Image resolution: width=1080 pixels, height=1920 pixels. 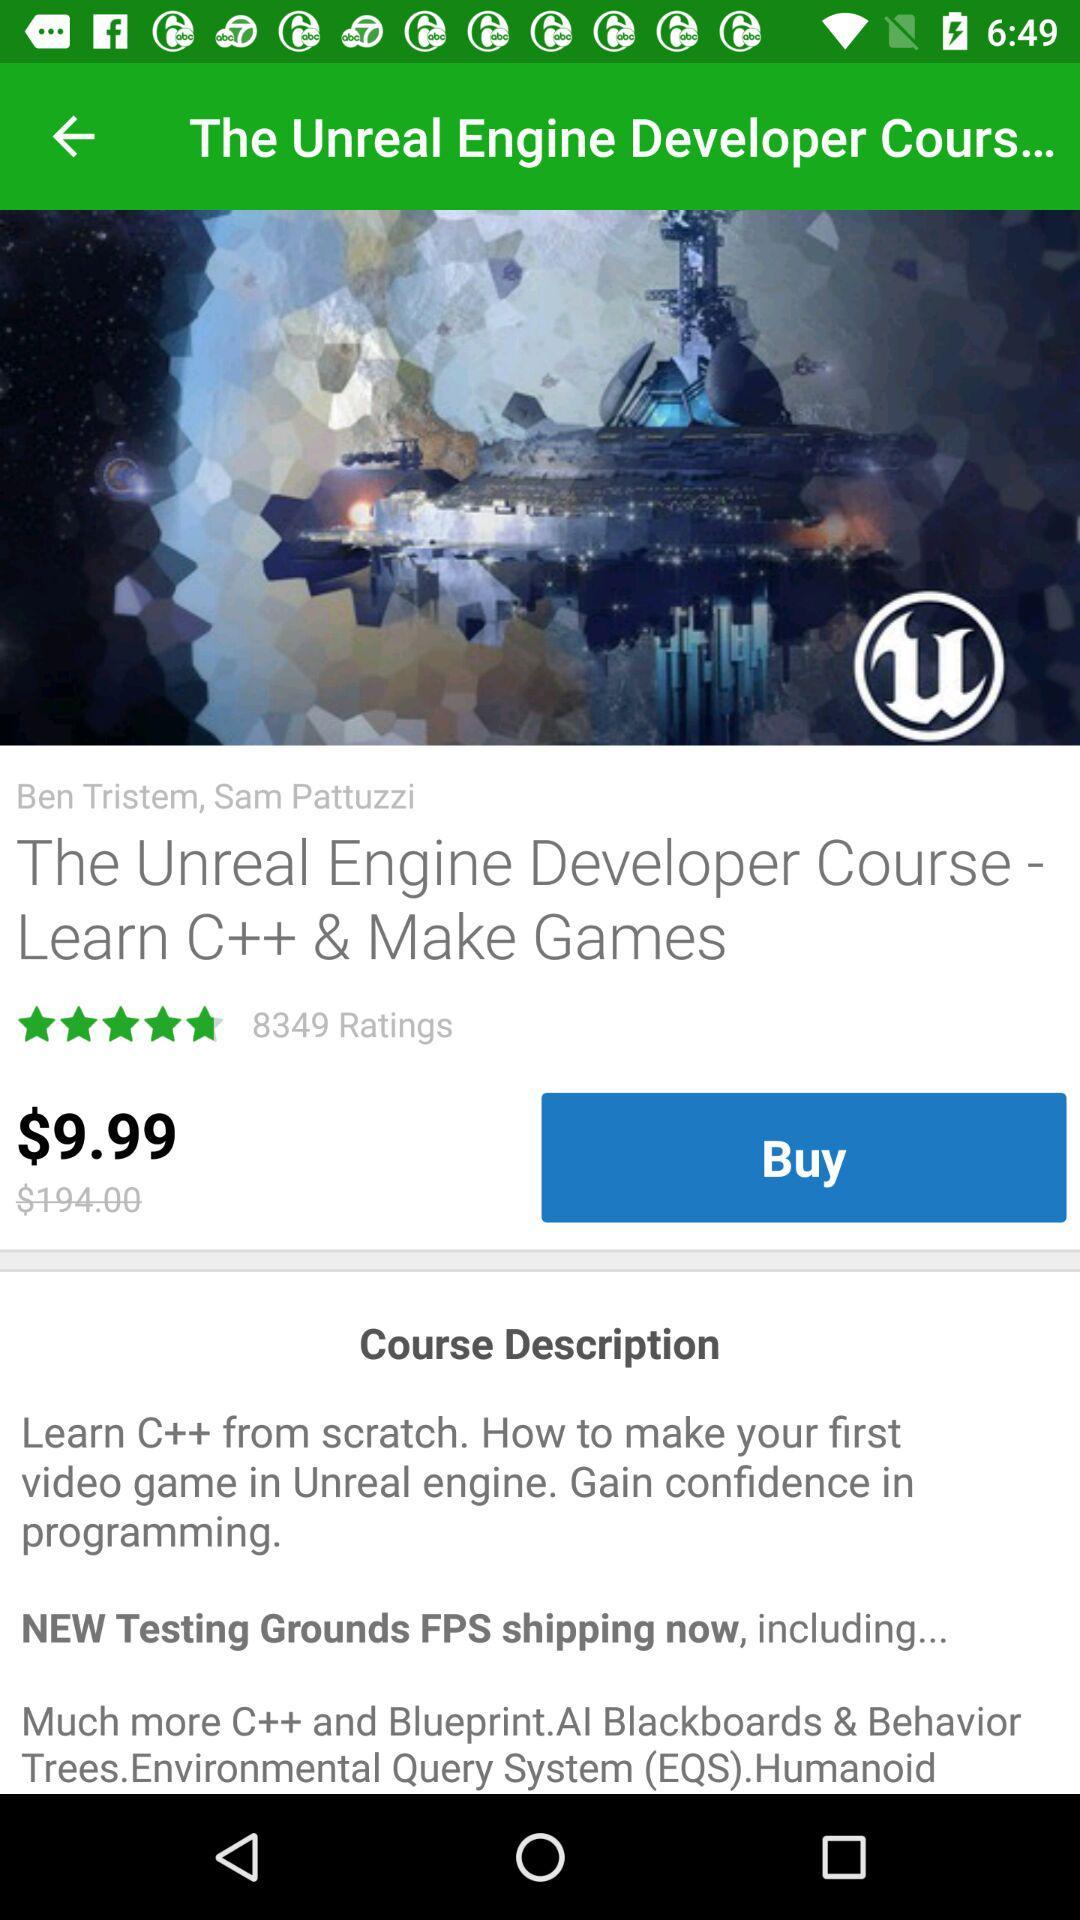 I want to click on icon below the unreal engine item, so click(x=802, y=1157).